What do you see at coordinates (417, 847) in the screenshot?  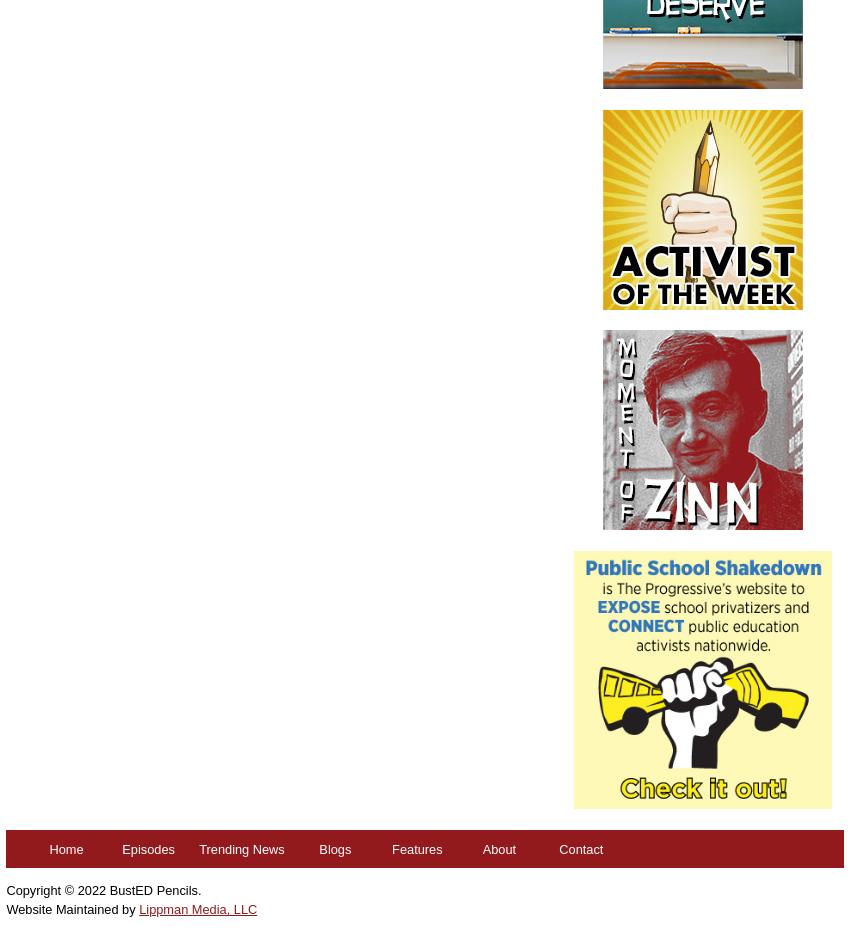 I see `'Features'` at bounding box center [417, 847].